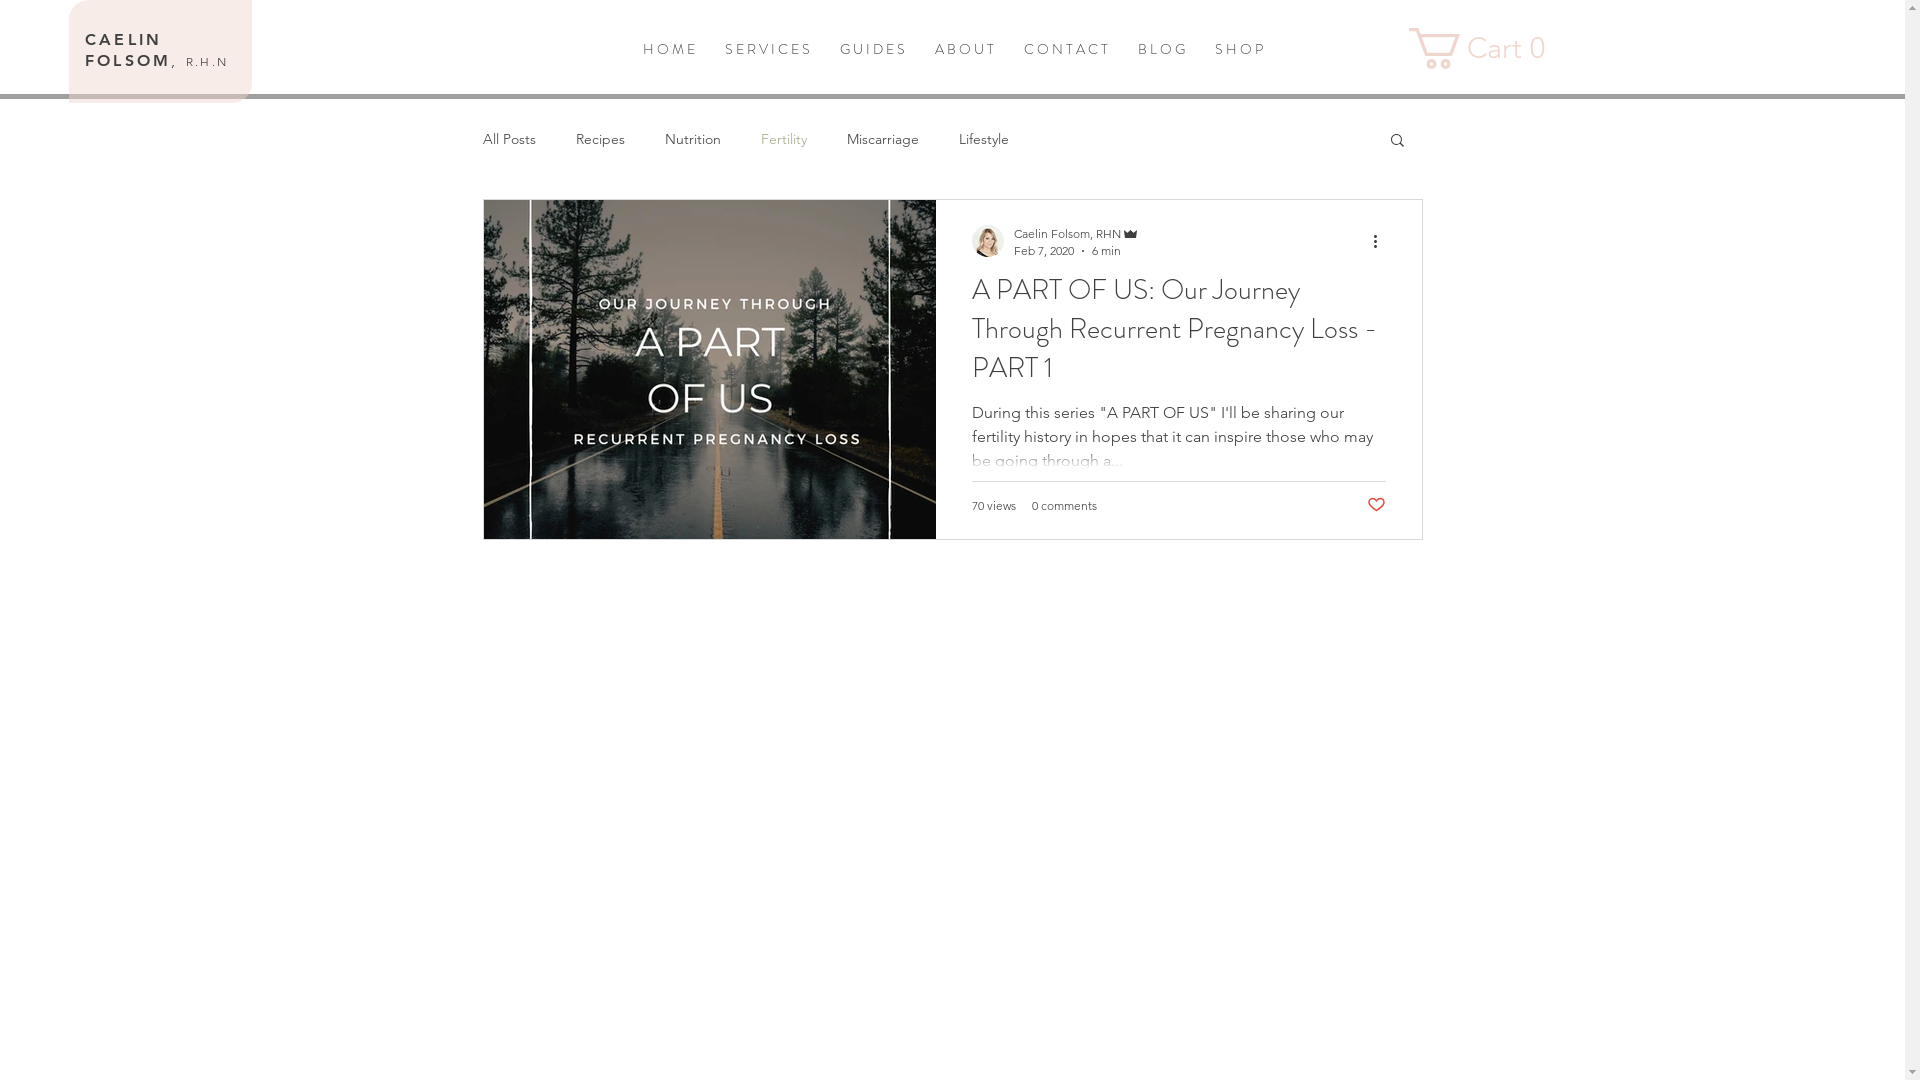  Describe the element at coordinates (824, 48) in the screenshot. I see `'G U I D E S'` at that location.